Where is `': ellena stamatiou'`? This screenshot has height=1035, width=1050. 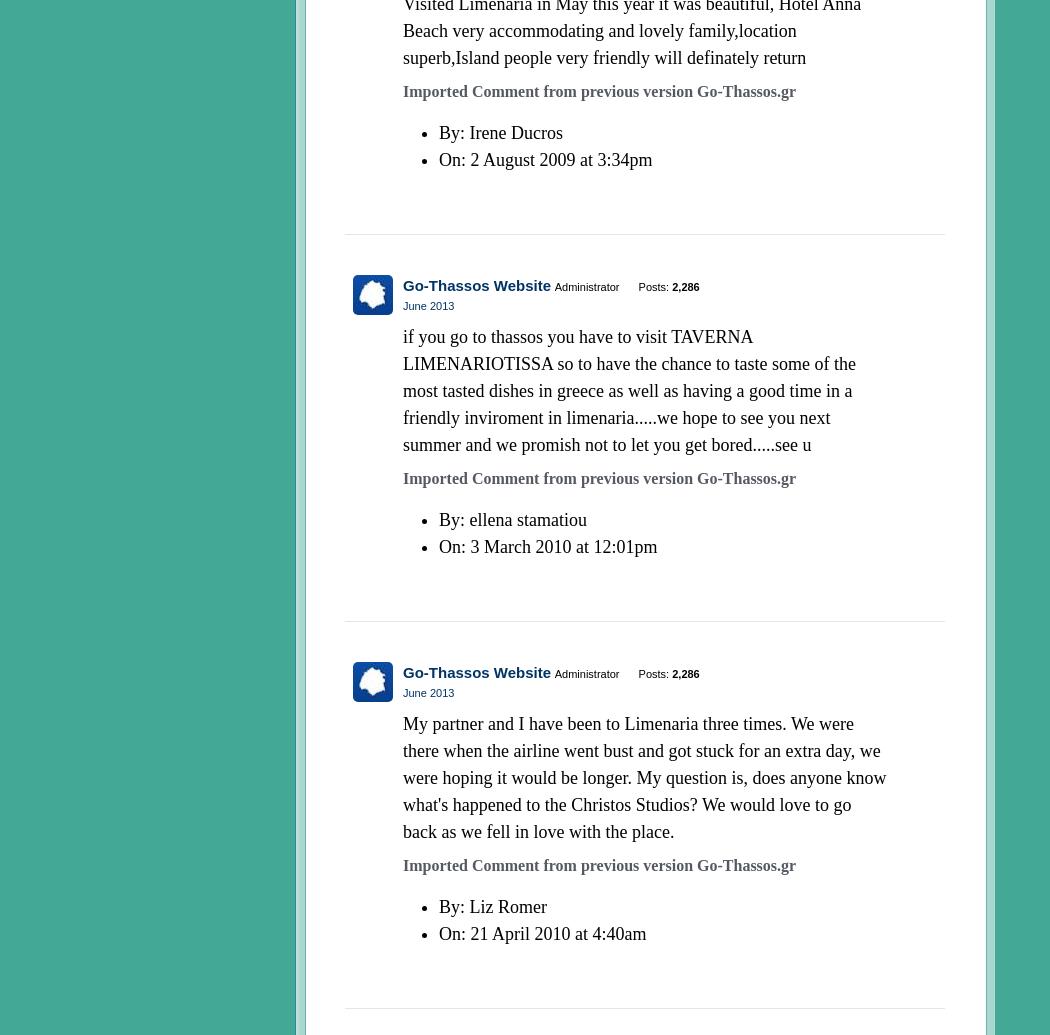
': ellena stamatiou' is located at coordinates (522, 518).